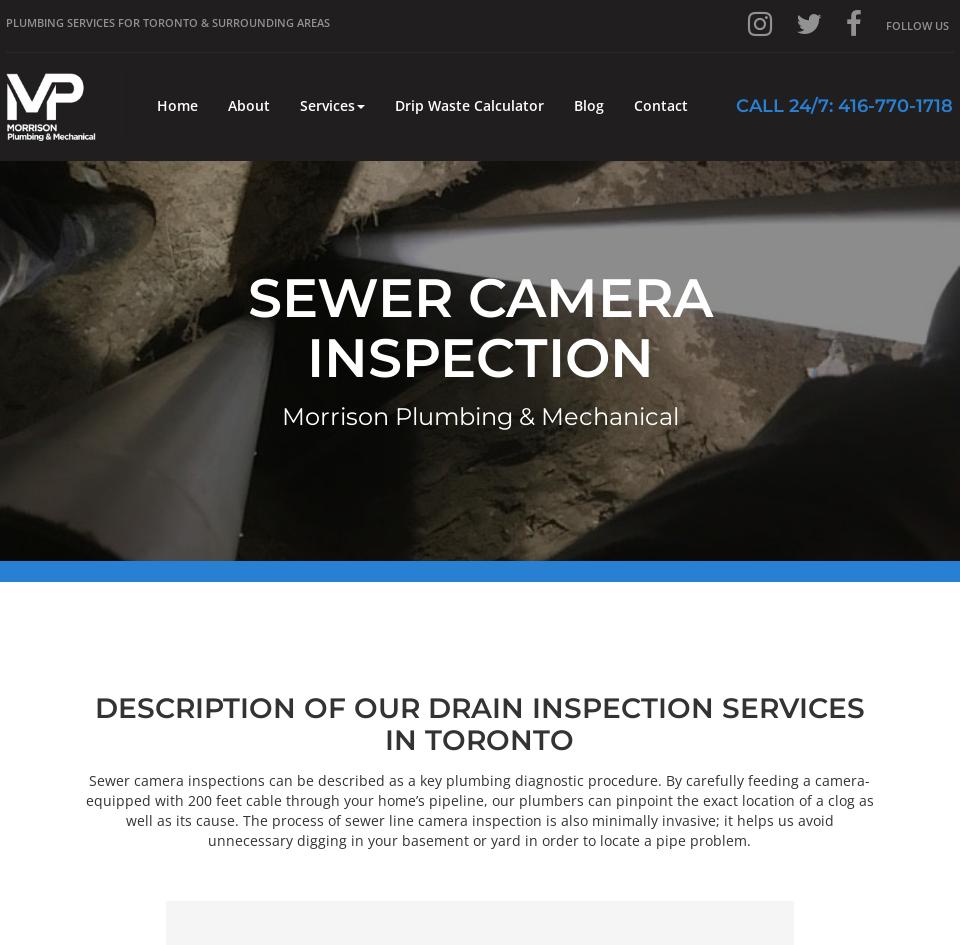 The width and height of the screenshot is (960, 945). I want to click on 'Contact', so click(659, 104).